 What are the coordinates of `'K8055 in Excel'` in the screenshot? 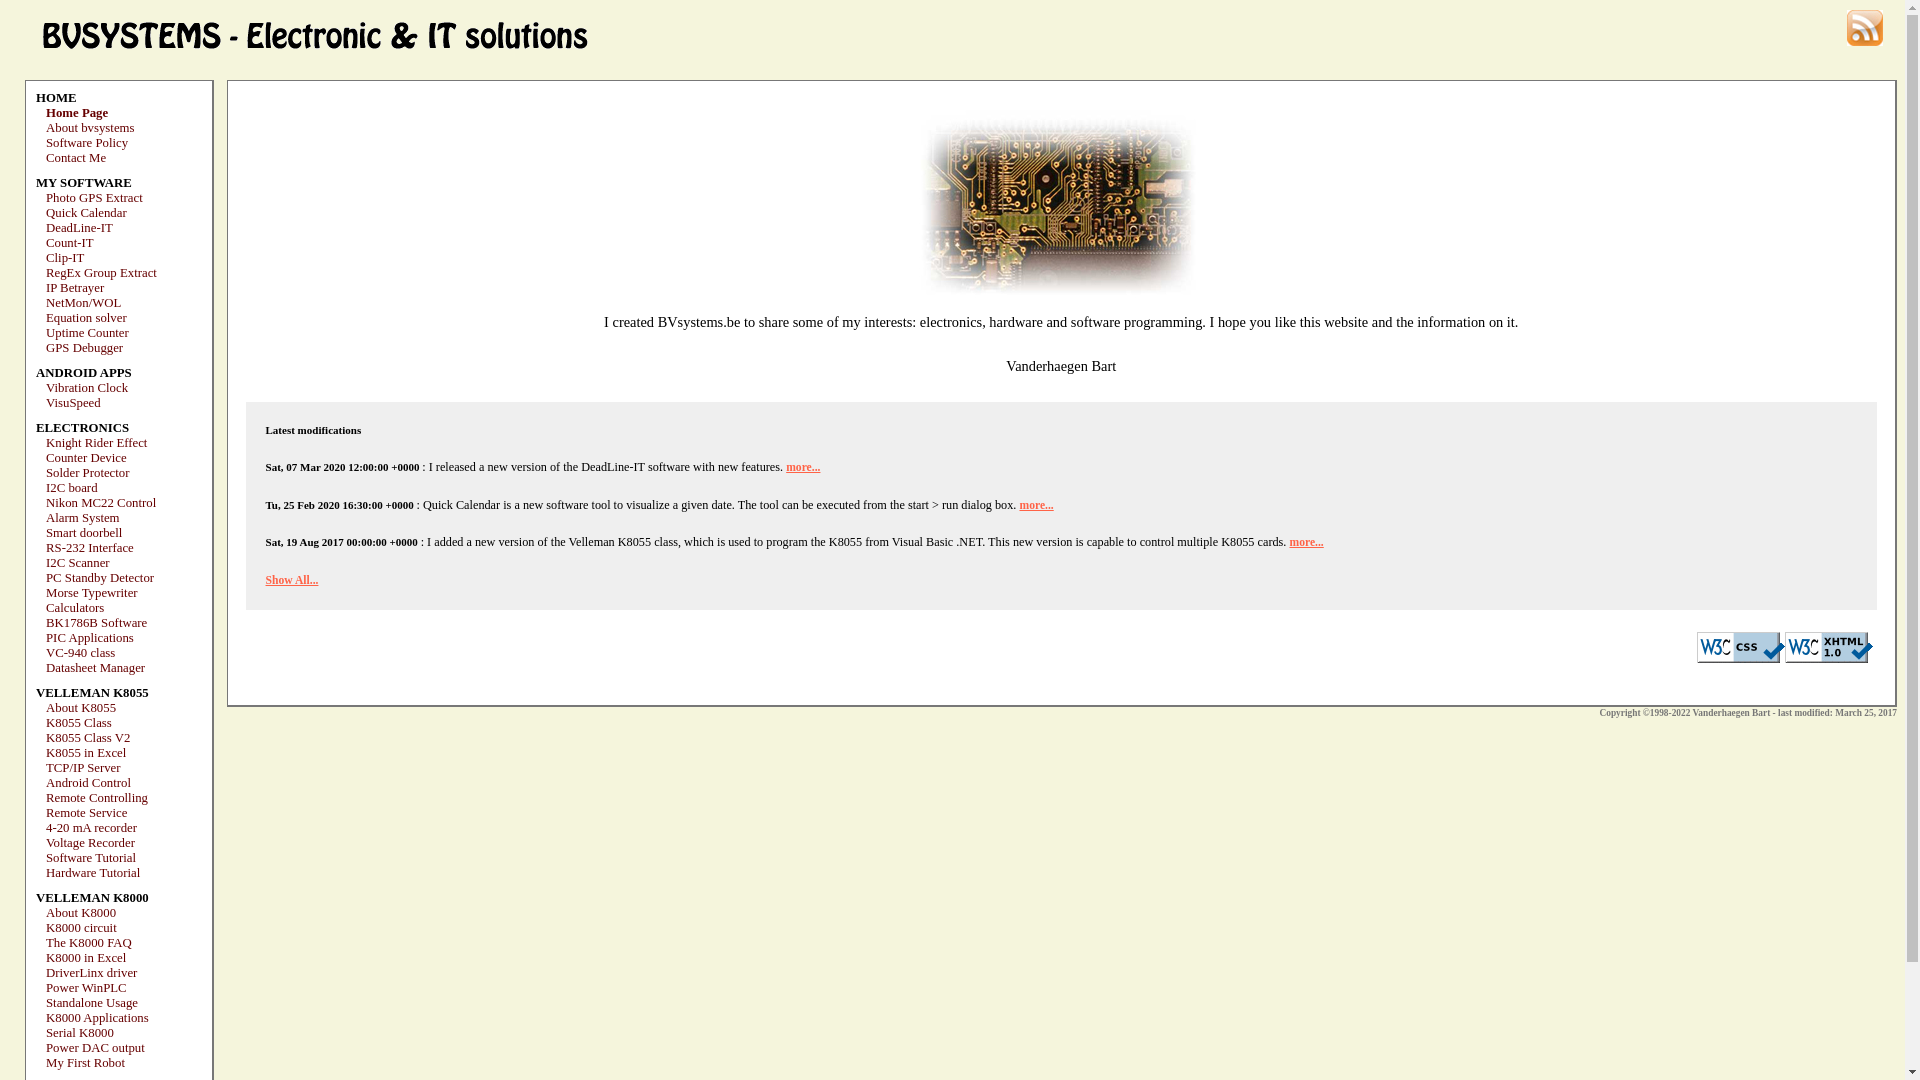 It's located at (85, 752).